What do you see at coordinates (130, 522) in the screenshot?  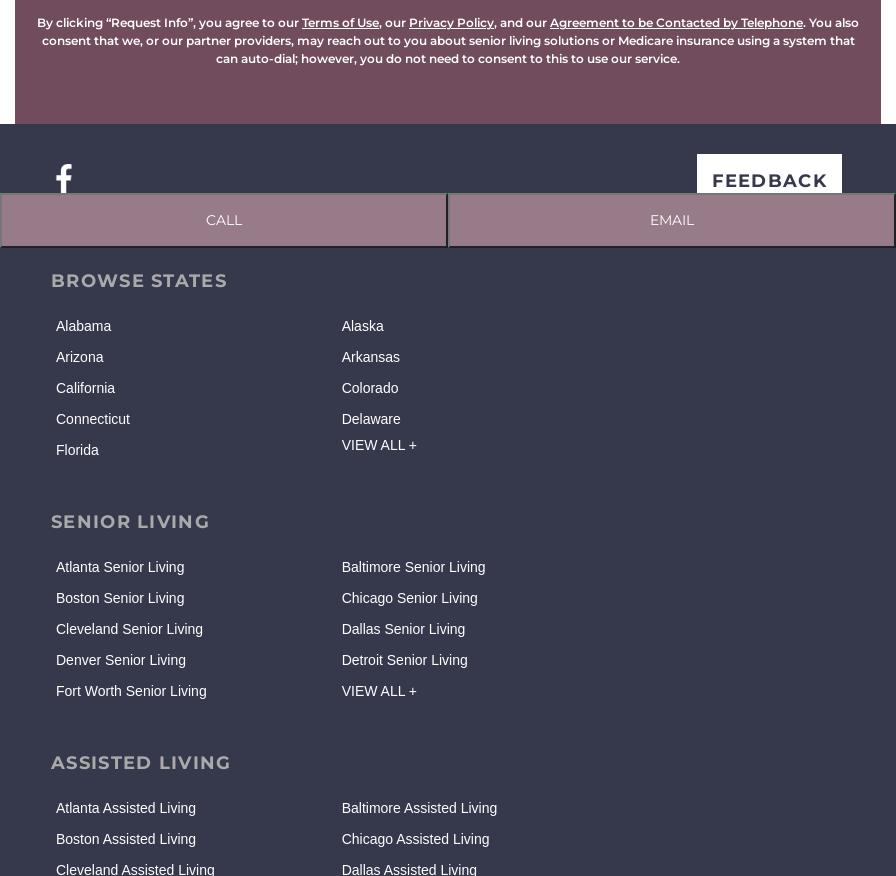 I see `'SENIOR LIVING'` at bounding box center [130, 522].